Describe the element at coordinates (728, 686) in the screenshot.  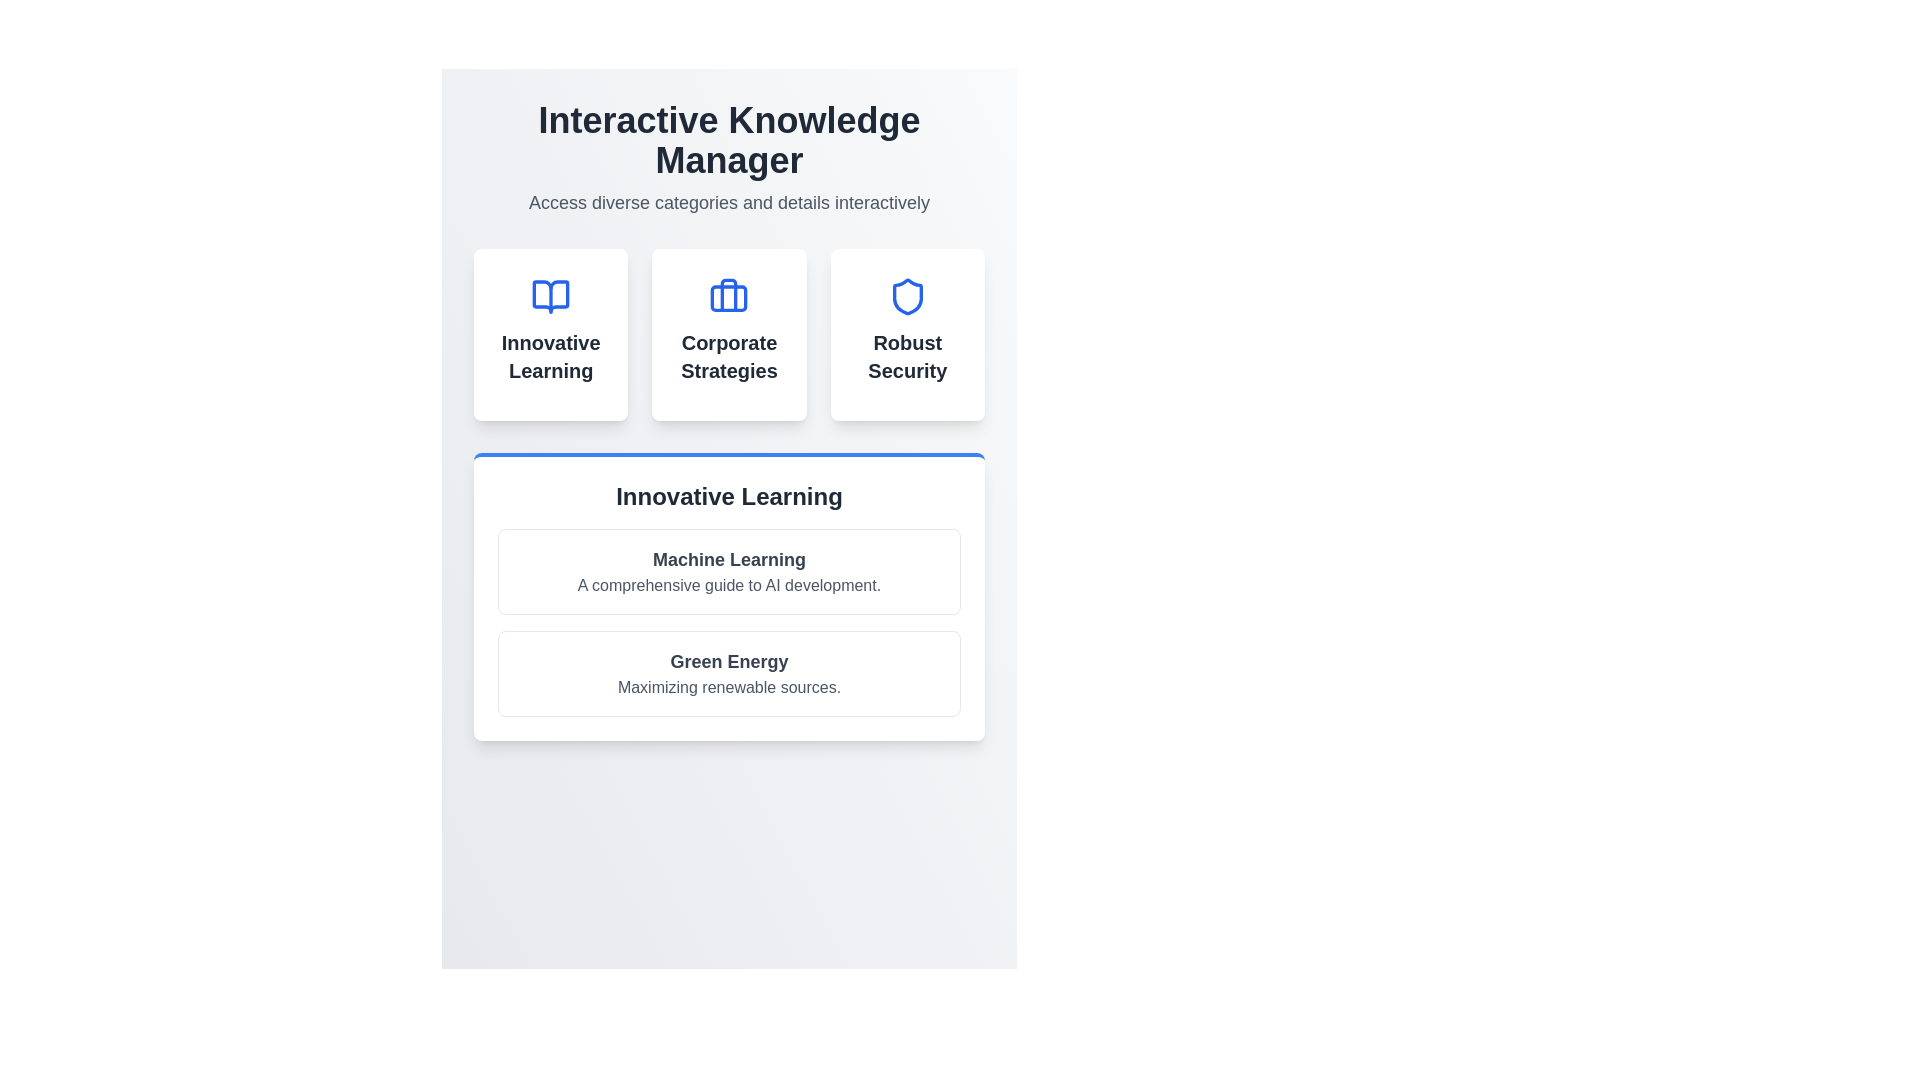
I see `the text label reading 'Maximizing renewable sources.' which is styled in gray and located below the 'Green Energy' header` at that location.